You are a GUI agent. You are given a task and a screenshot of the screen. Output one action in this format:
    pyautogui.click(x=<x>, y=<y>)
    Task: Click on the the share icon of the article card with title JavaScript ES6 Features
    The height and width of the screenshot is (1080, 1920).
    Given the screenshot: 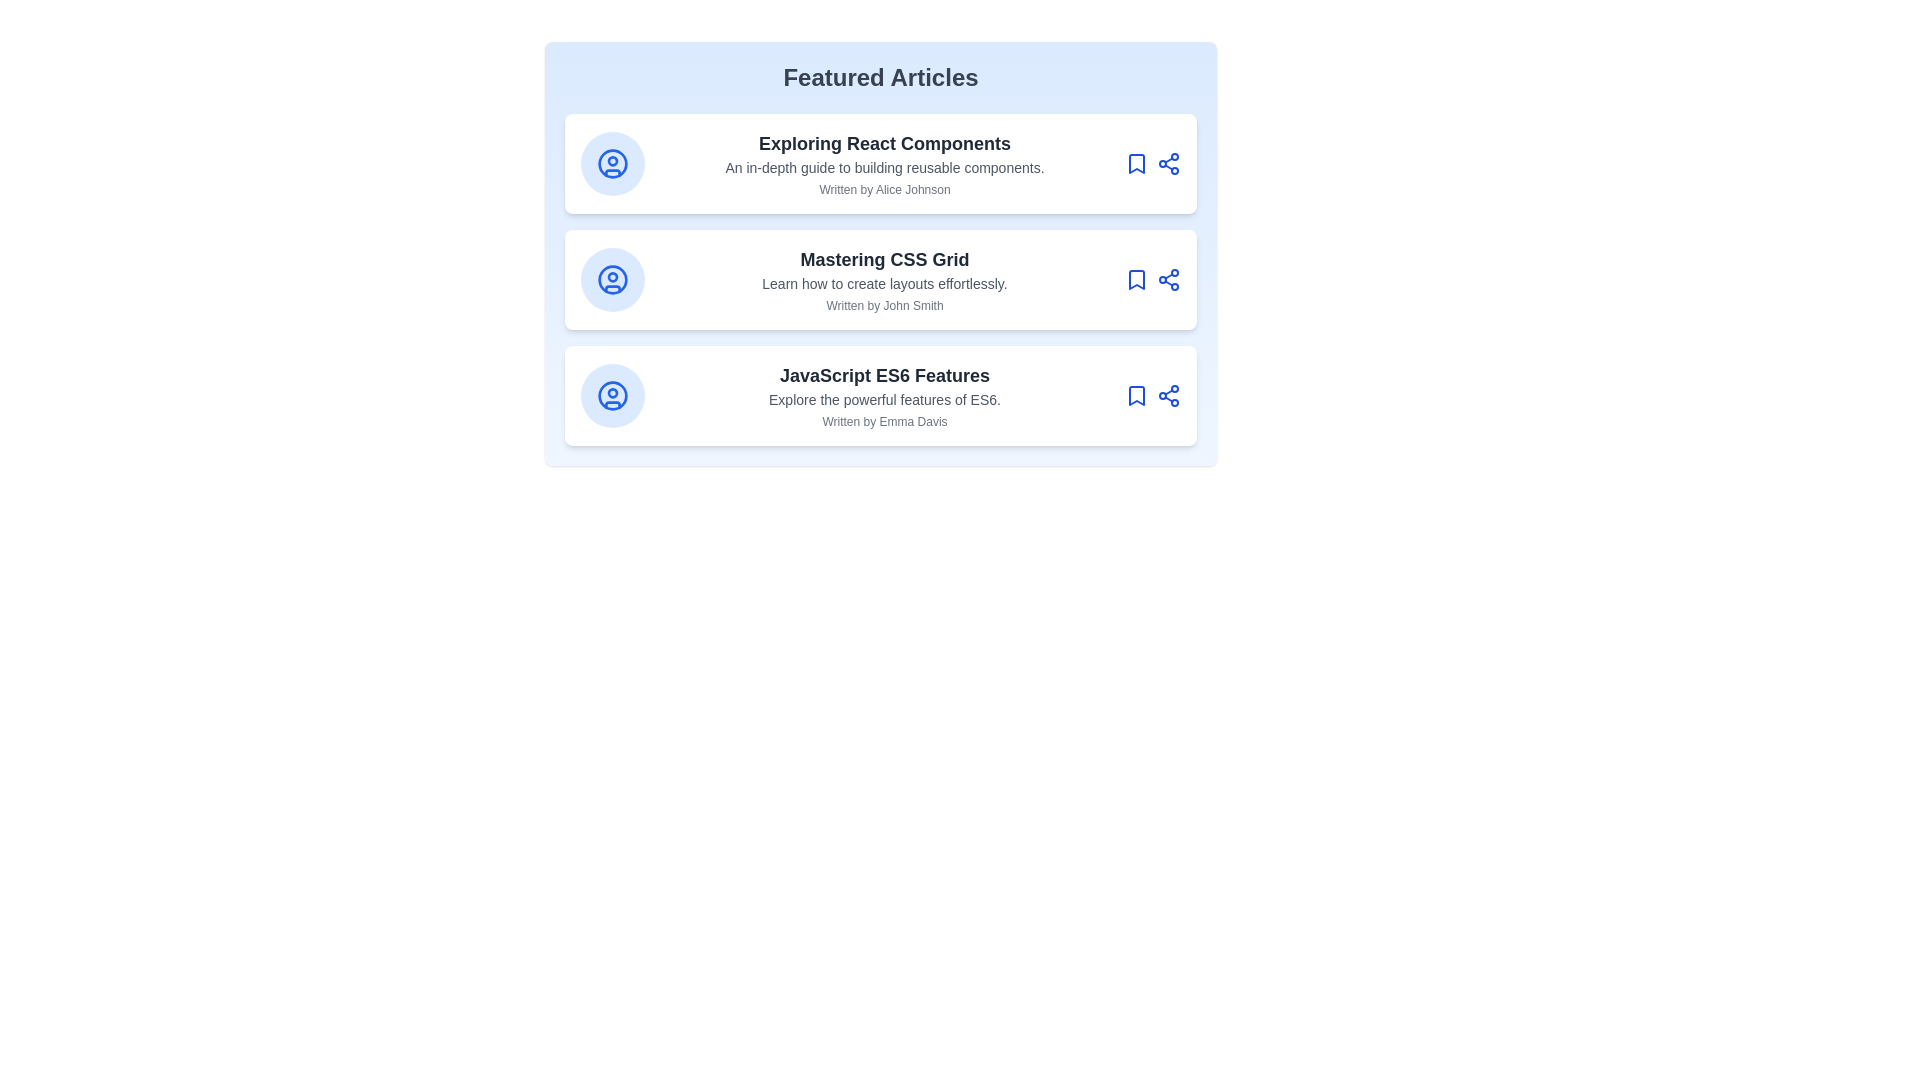 What is the action you would take?
    pyautogui.click(x=1169, y=396)
    